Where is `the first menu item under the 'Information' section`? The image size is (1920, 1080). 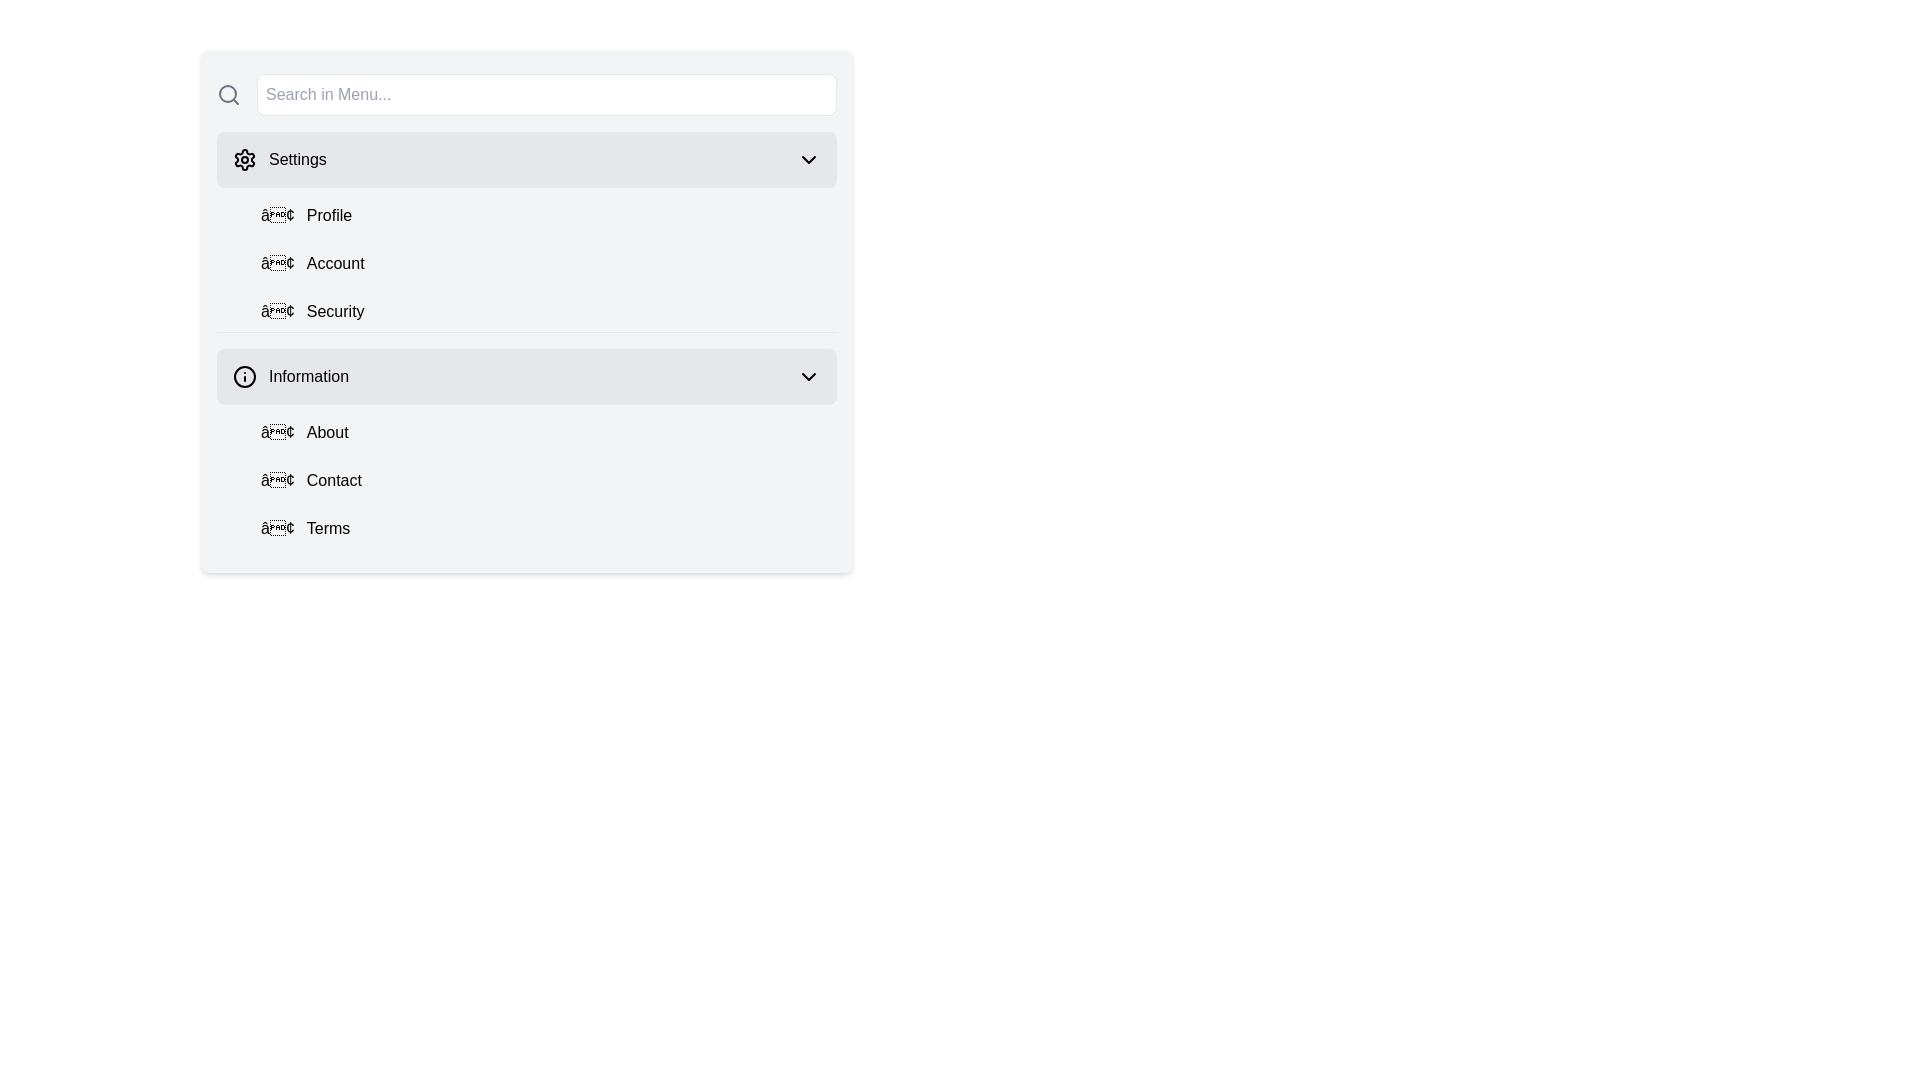
the first menu item under the 'Information' section is located at coordinates (527, 431).